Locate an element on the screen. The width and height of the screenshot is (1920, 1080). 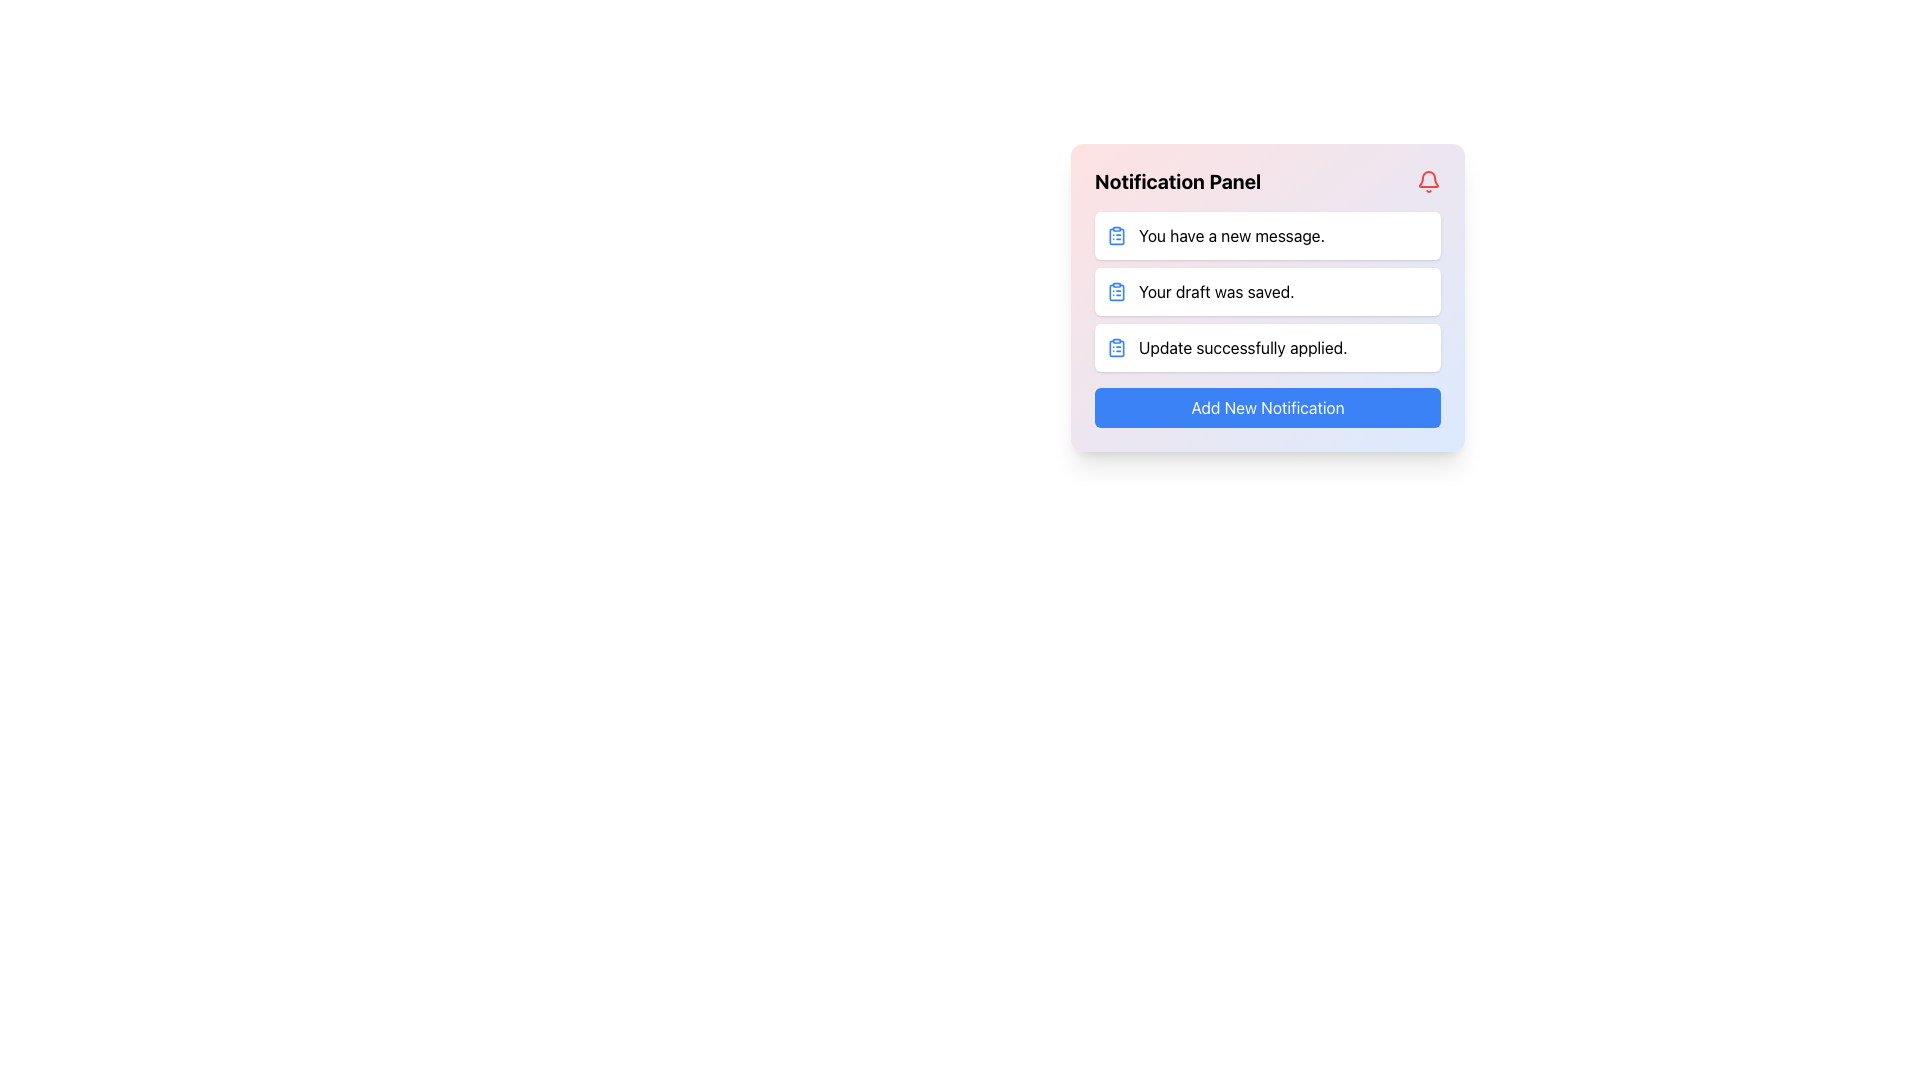
the blue clipboard icon within the notification component that indicates 'Your draft was saved.' by interpreting its function is located at coordinates (1116, 292).